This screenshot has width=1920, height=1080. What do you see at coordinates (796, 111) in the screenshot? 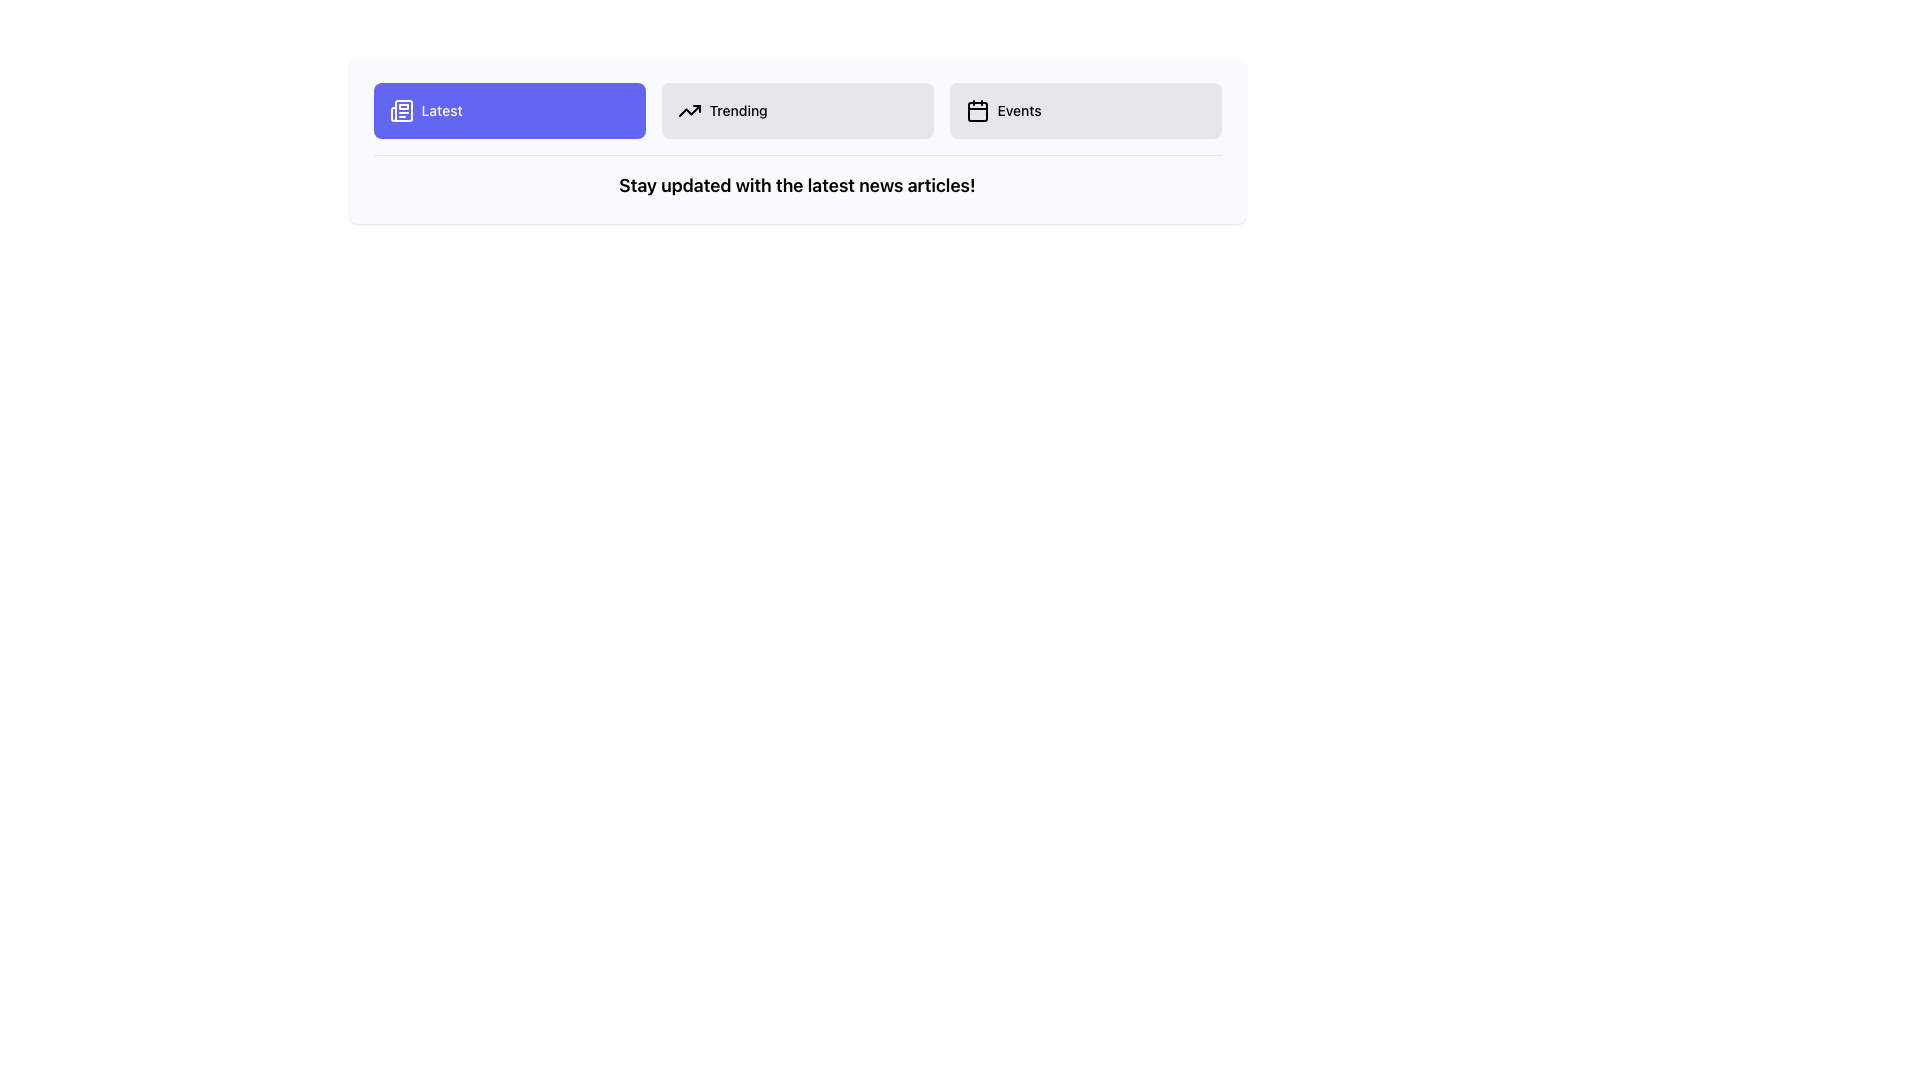
I see `the central button in the navigation bar, which is located between the 'Latest' button and the 'Events' button` at bounding box center [796, 111].